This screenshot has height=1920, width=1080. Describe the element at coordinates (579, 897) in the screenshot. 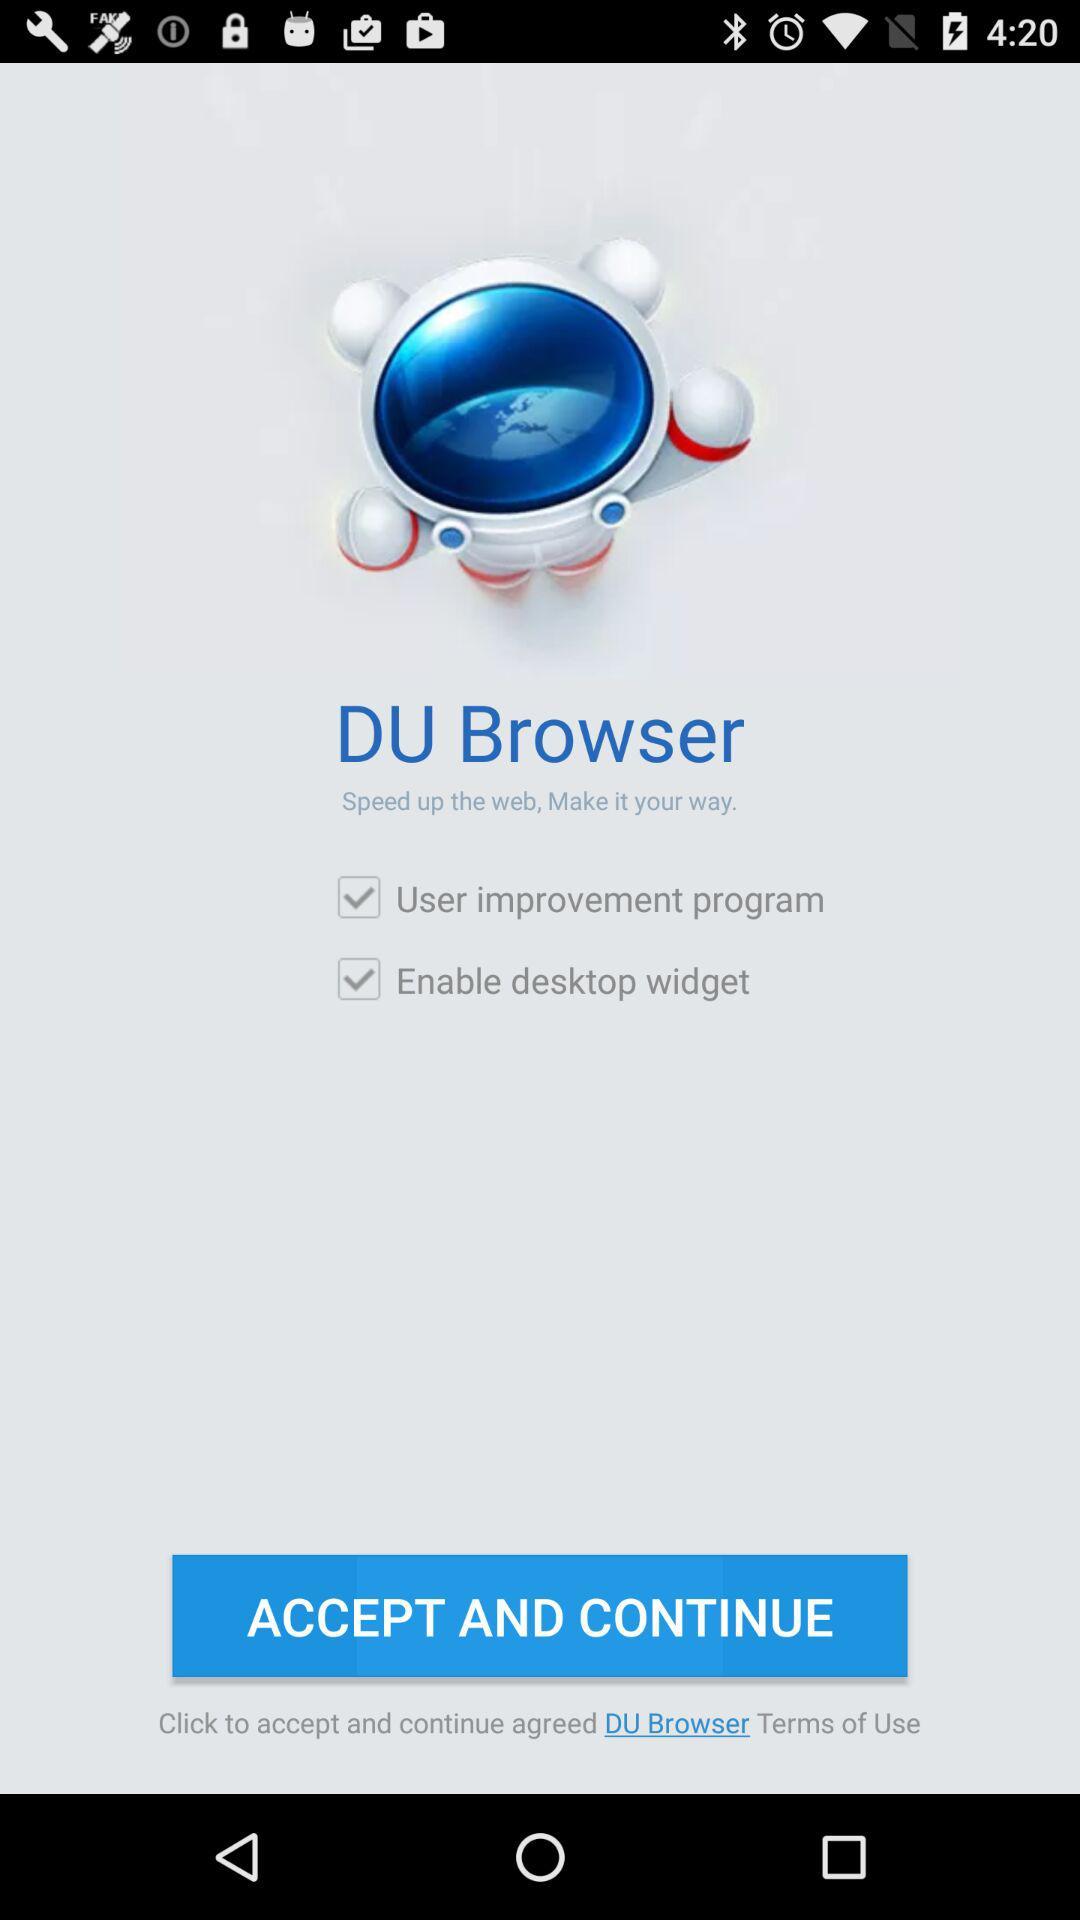

I see `the user improvement program checkbox` at that location.